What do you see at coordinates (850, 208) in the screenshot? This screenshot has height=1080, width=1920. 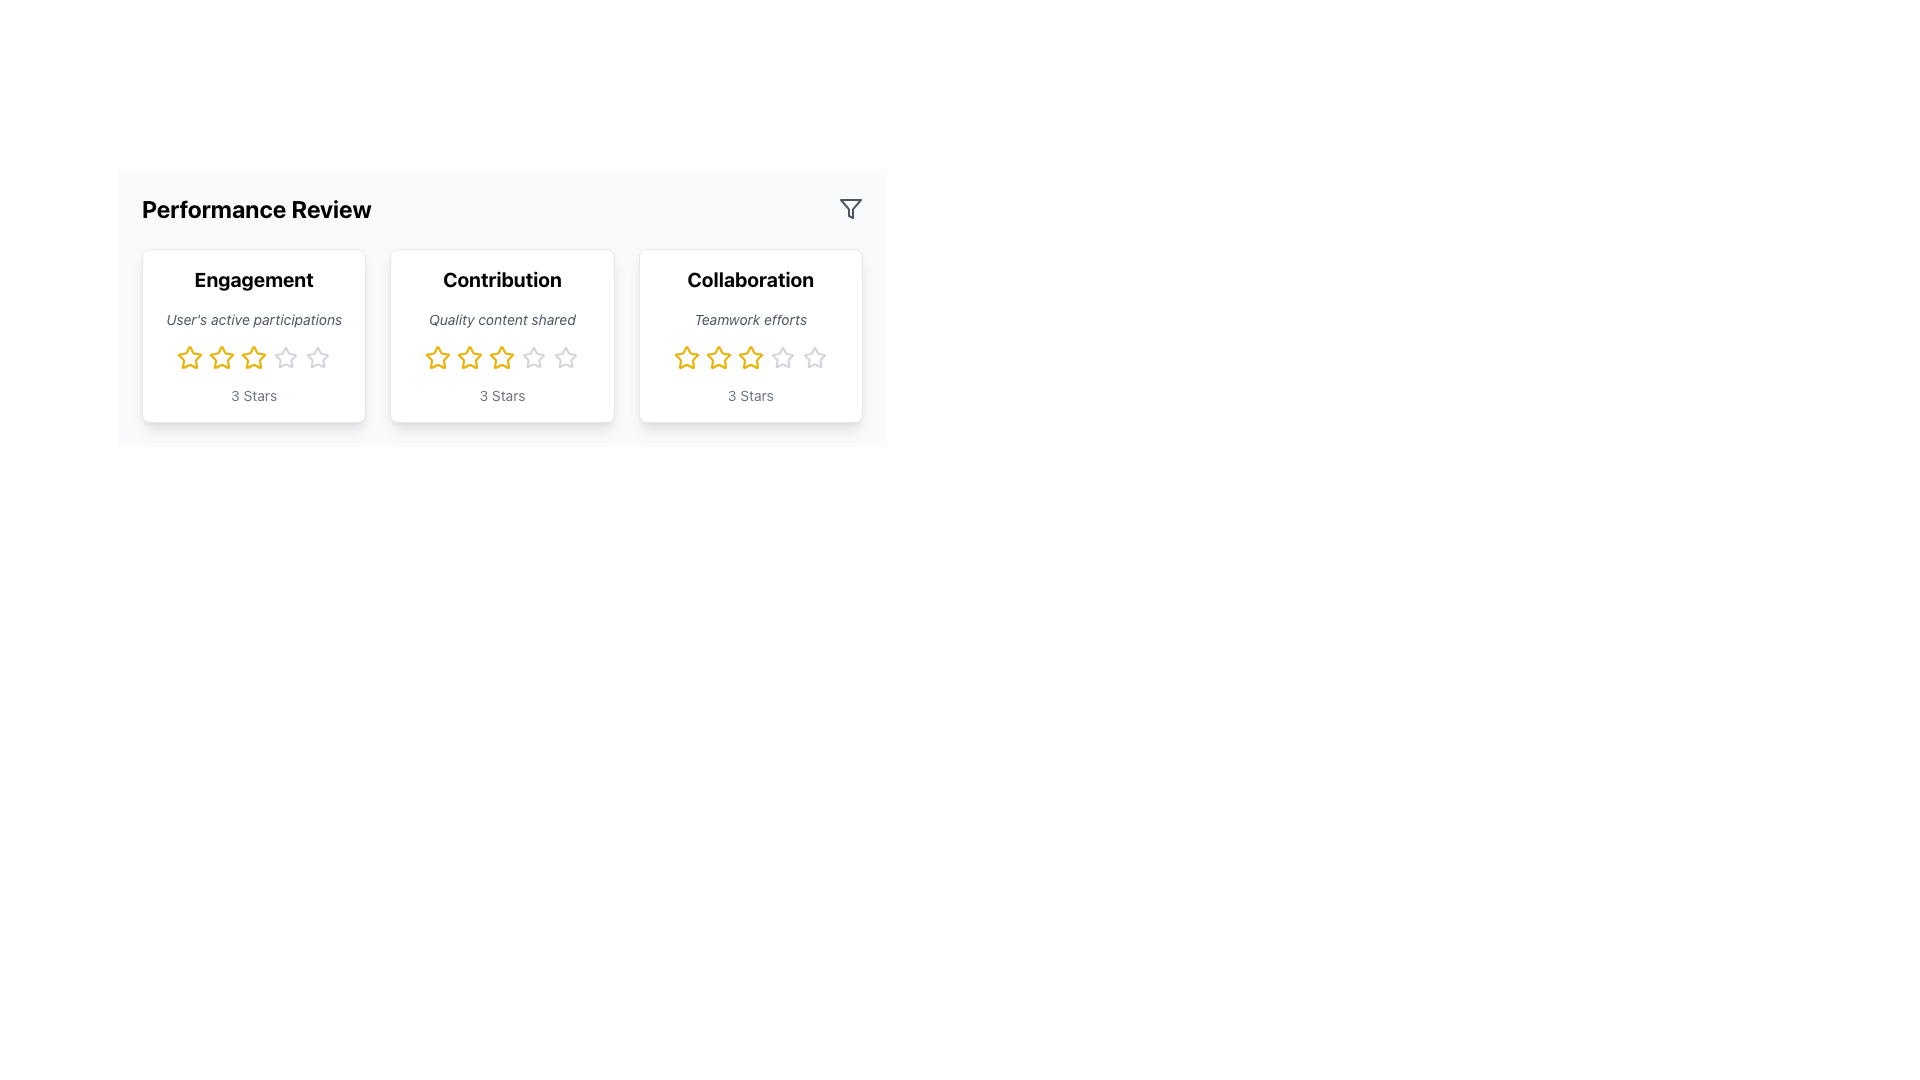 I see `the triangular-shaped icon located in the top-right corner of the layout, which has a gray stroke on a white background and resembles a funnel or filter` at bounding box center [850, 208].